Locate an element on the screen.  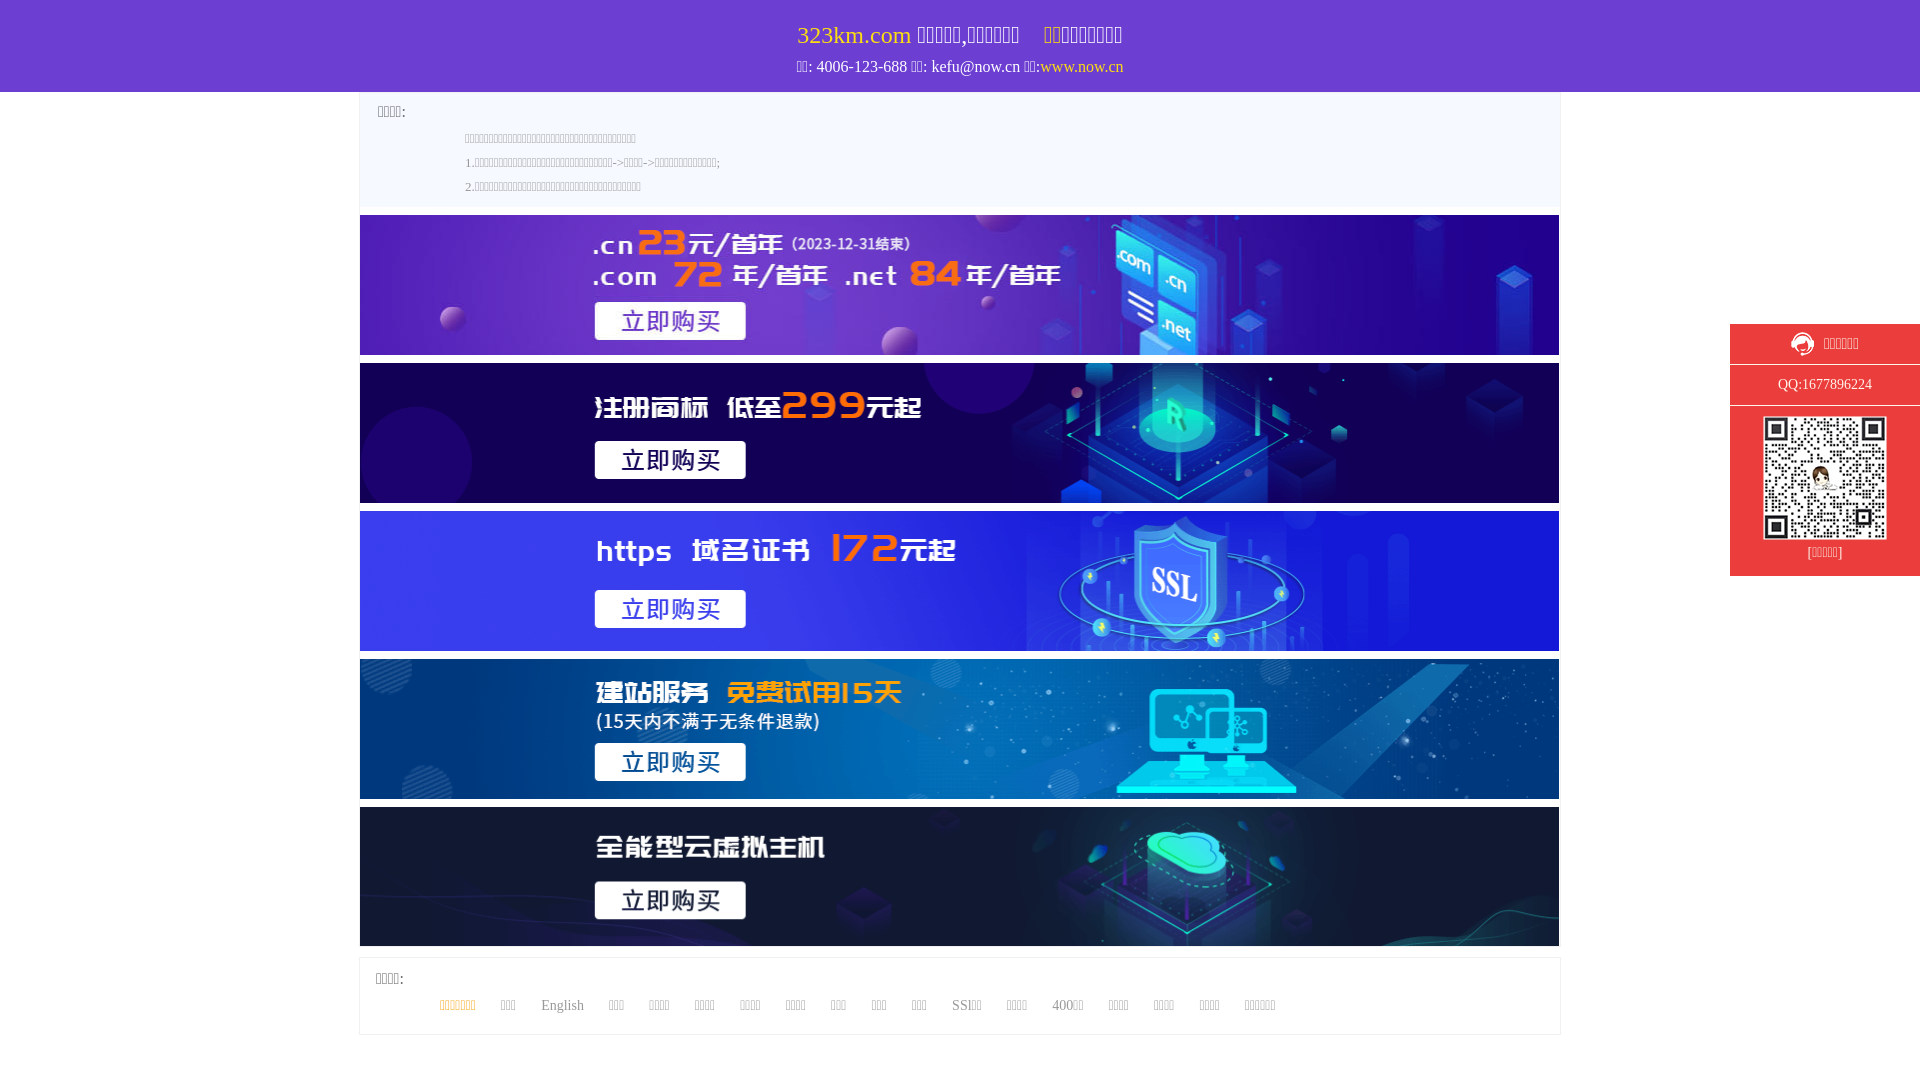
'English' is located at coordinates (561, 1005).